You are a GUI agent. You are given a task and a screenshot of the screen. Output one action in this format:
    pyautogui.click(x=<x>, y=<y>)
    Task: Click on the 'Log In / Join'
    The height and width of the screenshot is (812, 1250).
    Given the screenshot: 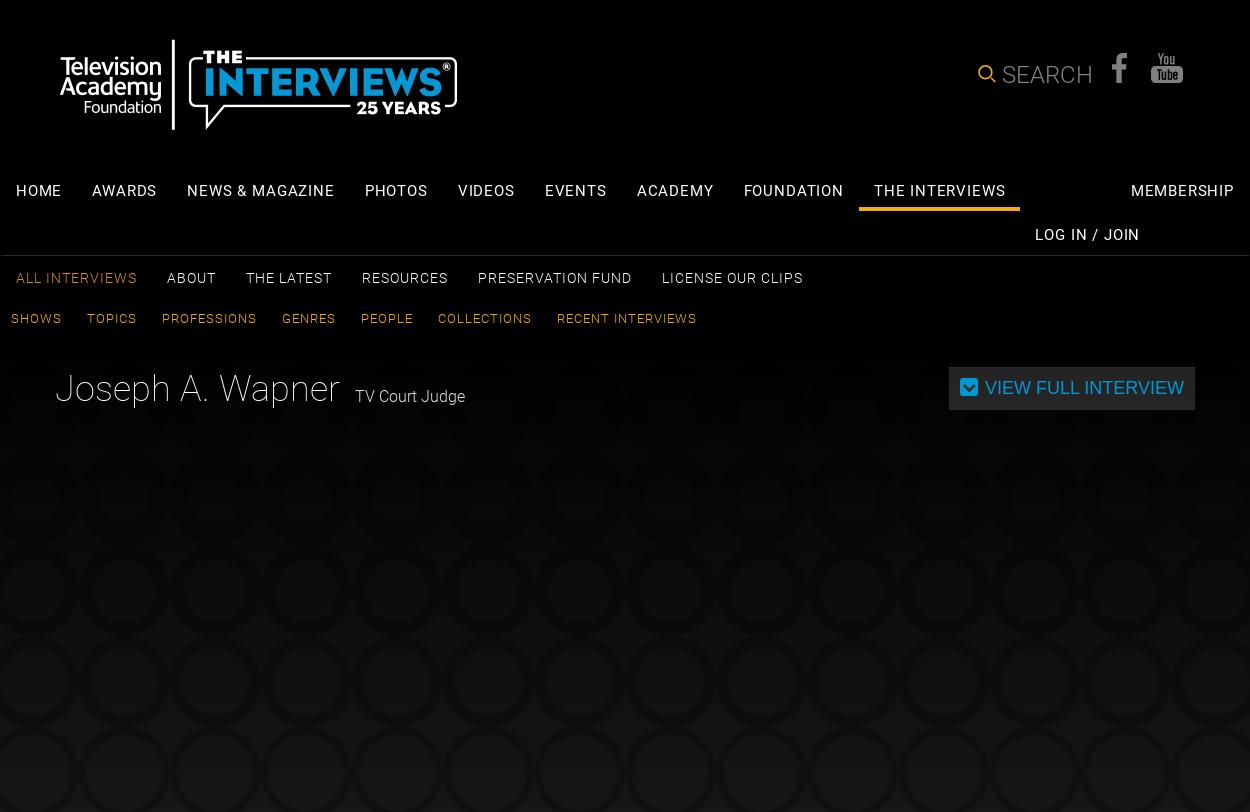 What is the action you would take?
    pyautogui.click(x=1086, y=233)
    